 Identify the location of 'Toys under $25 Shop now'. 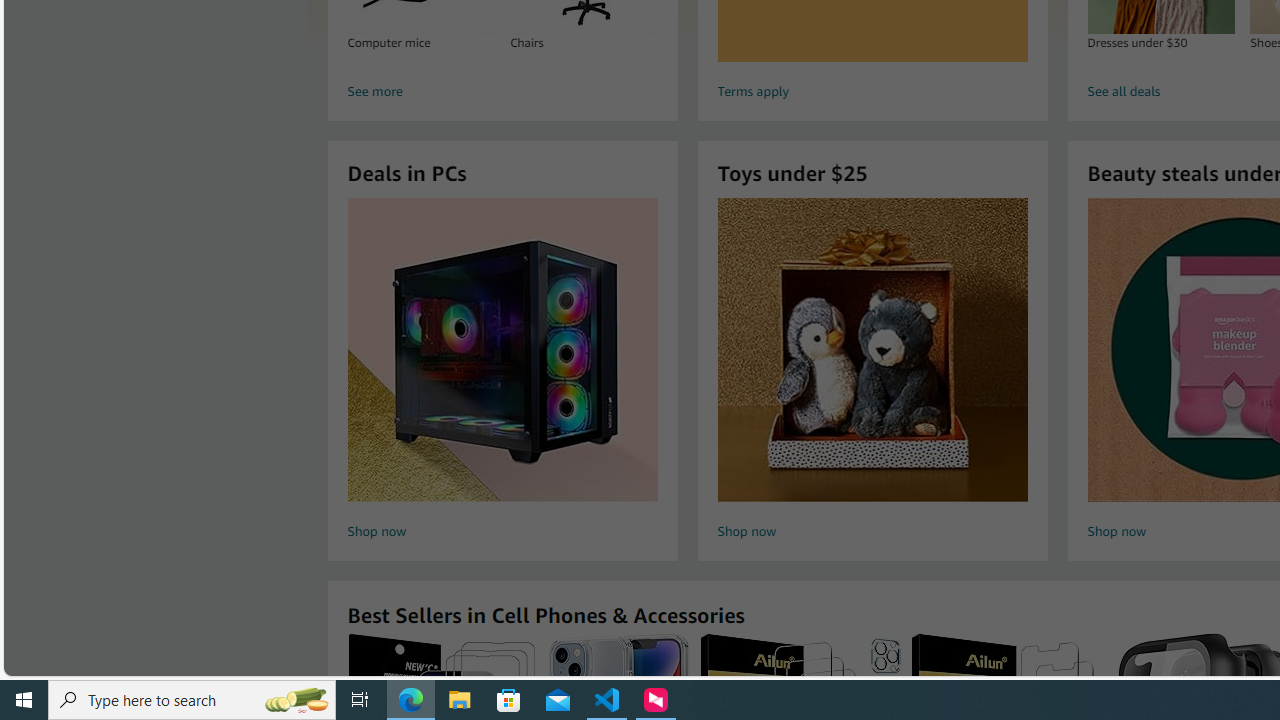
(872, 371).